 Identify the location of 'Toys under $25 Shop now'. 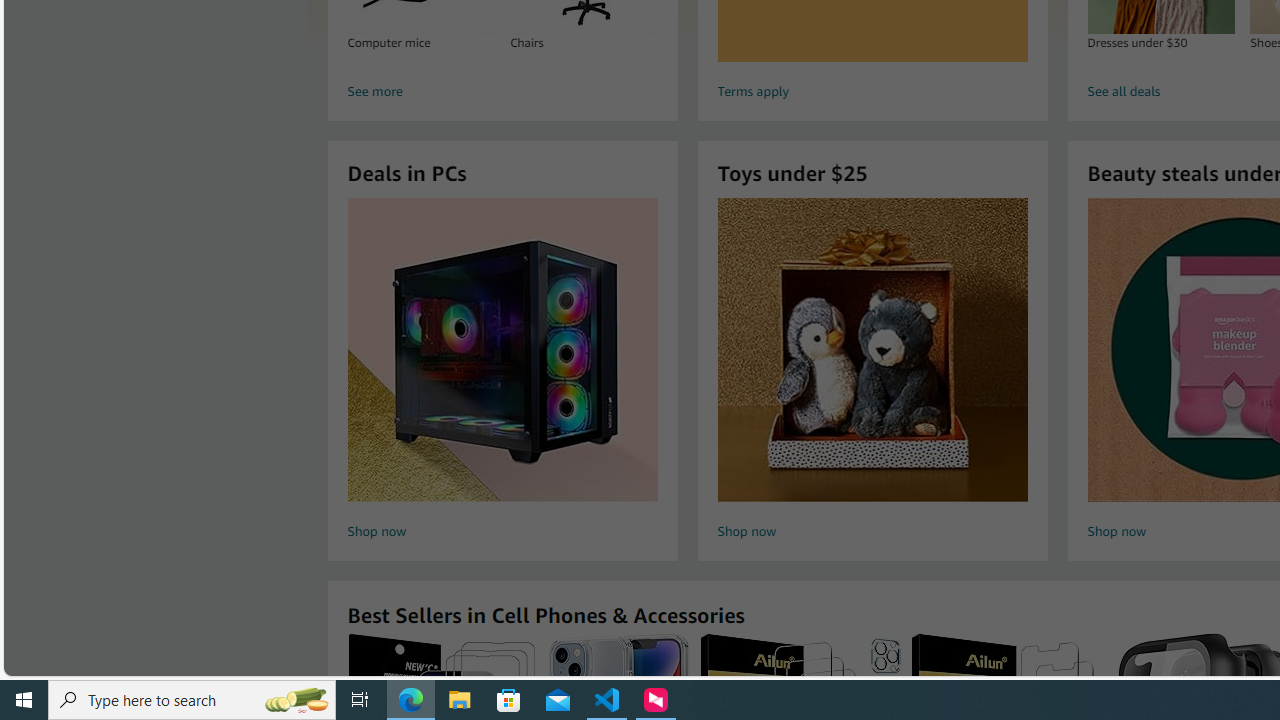
(872, 371).